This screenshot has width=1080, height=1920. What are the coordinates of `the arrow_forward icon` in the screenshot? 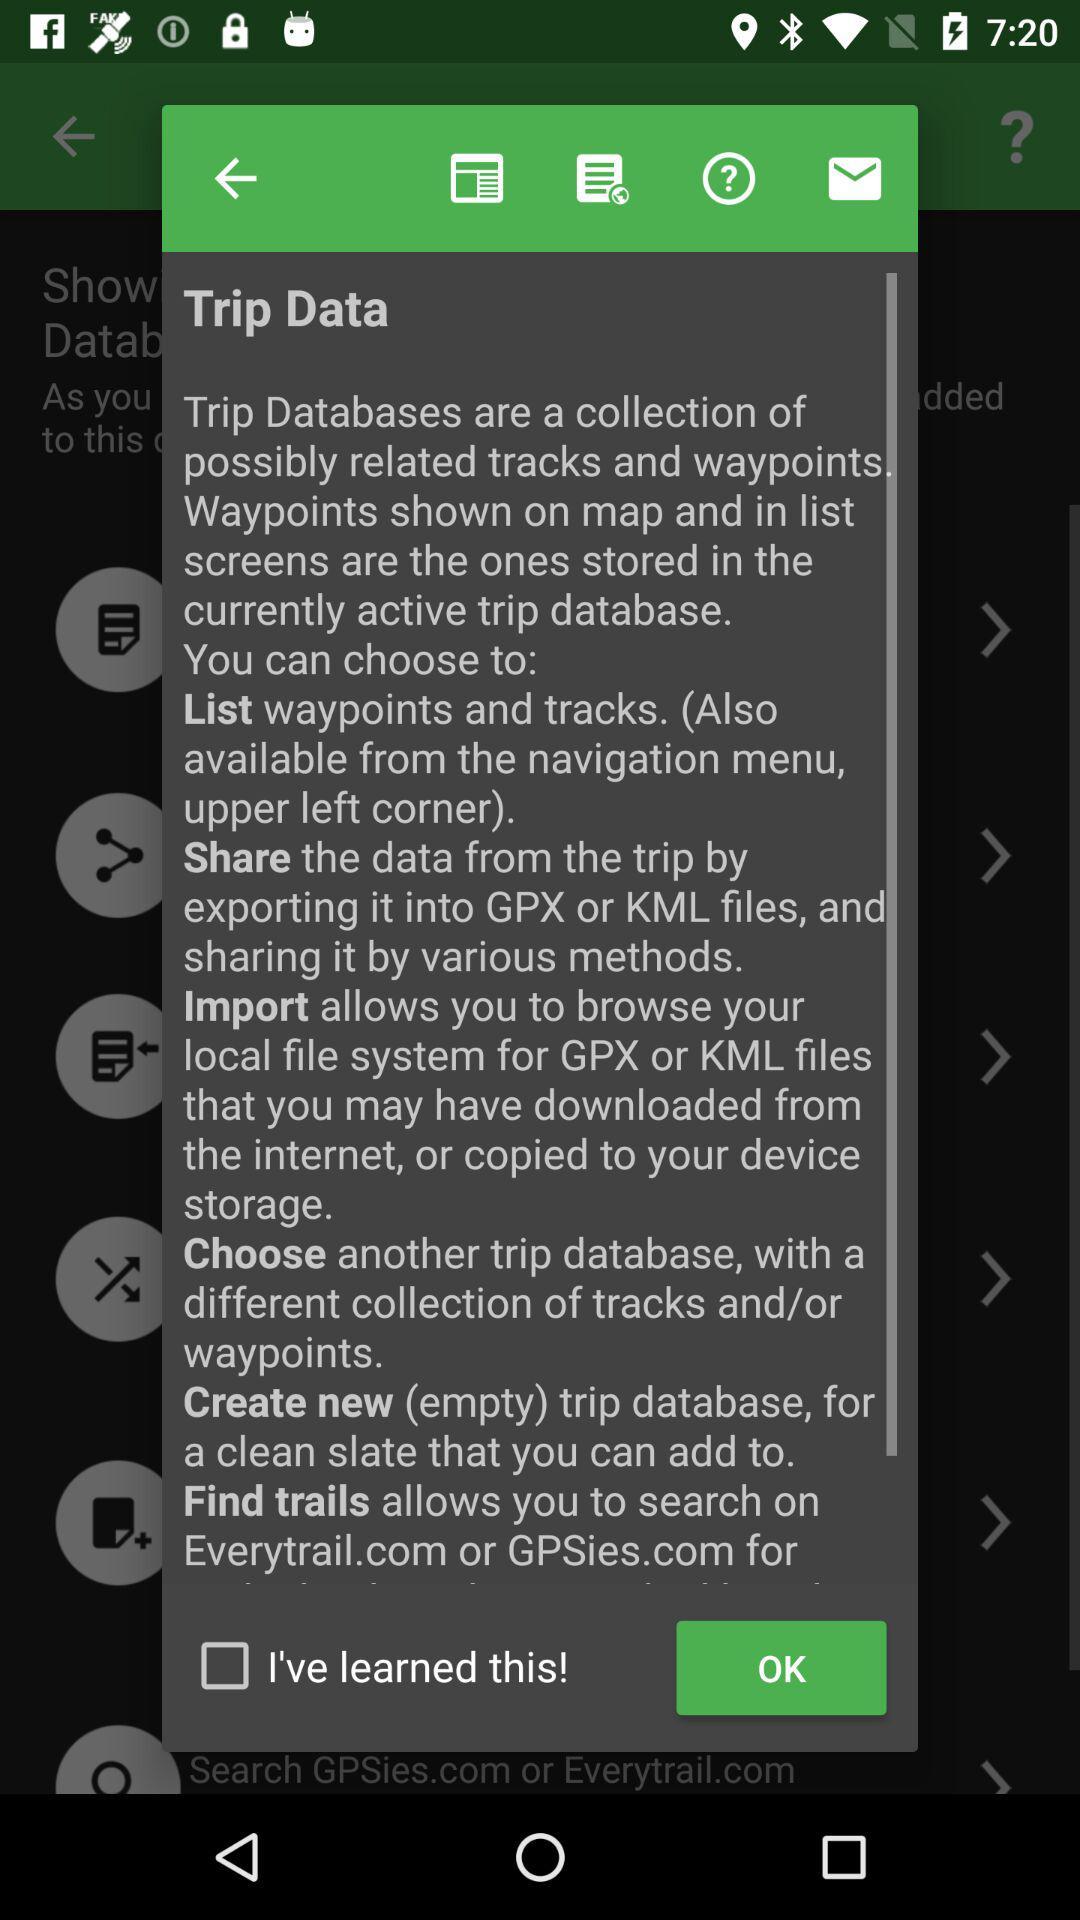 It's located at (998, 792).